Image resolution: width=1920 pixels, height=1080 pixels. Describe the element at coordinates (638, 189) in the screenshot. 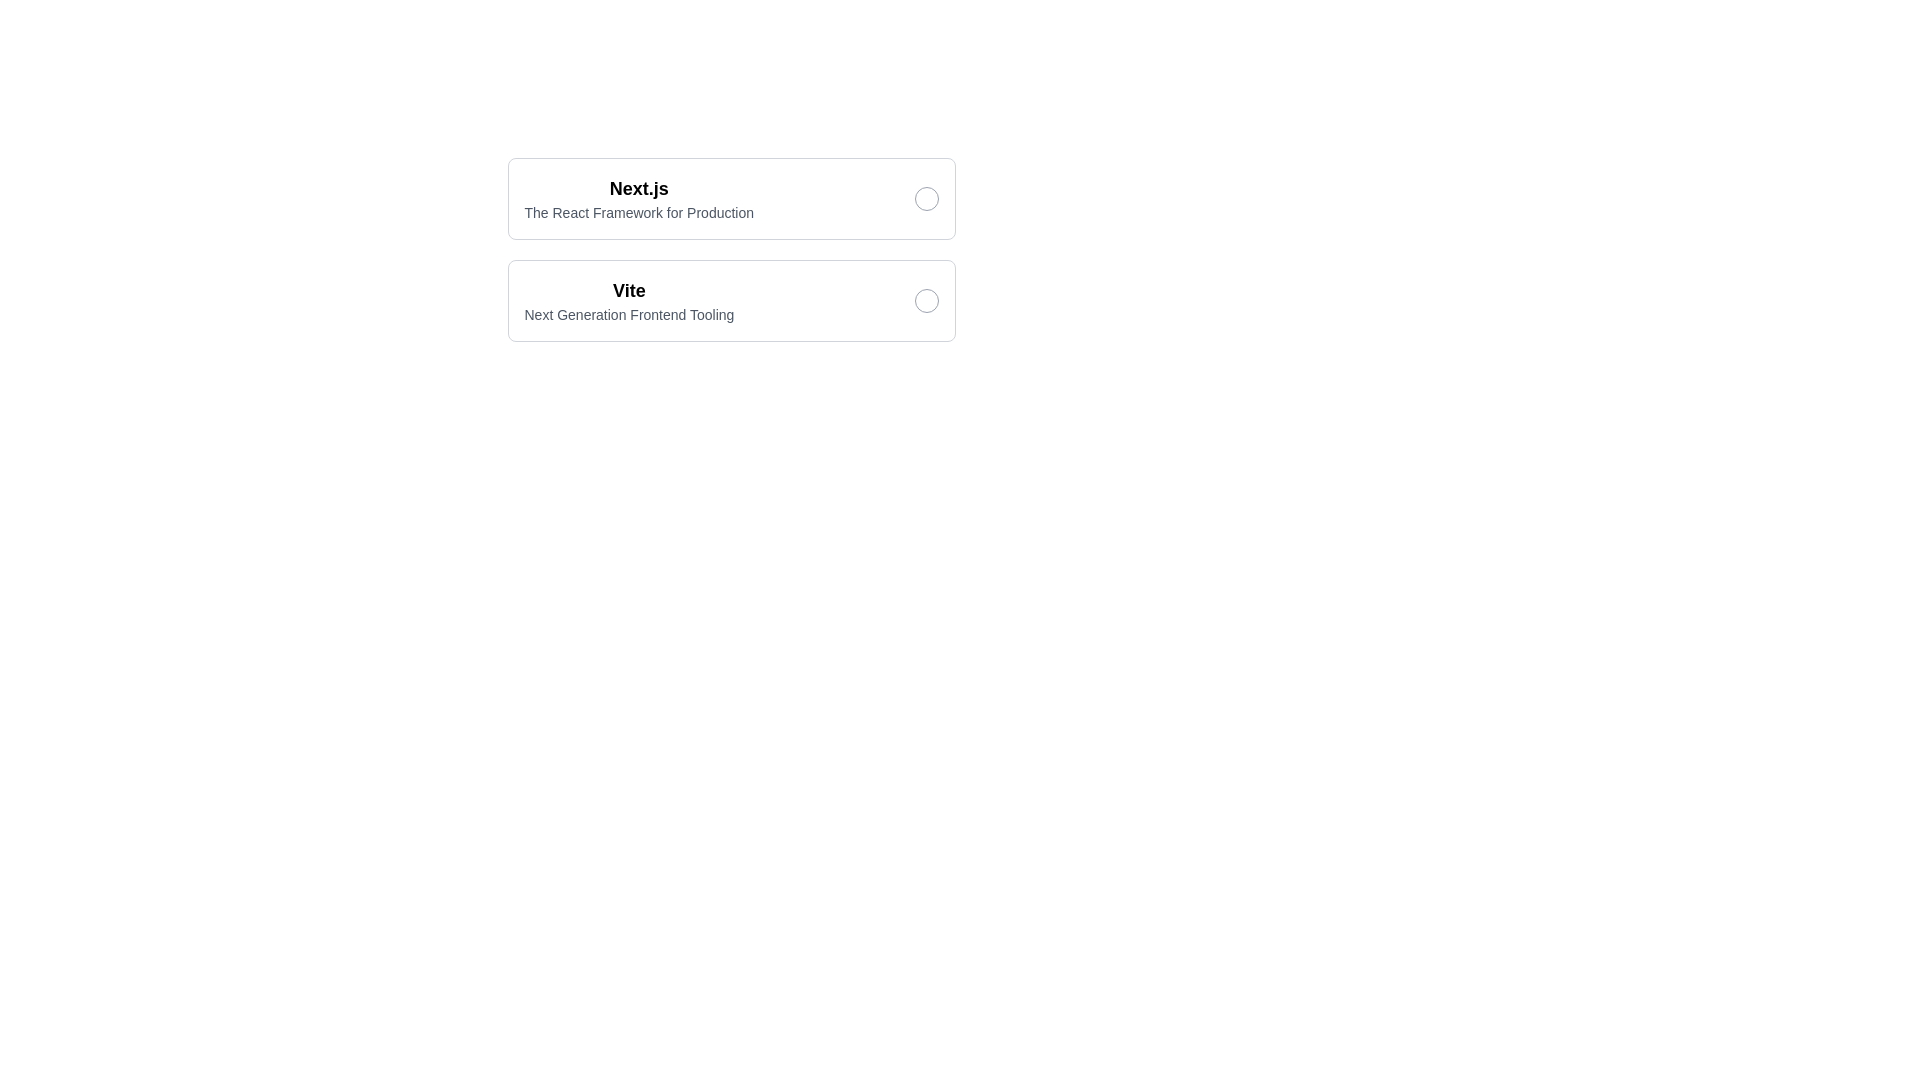

I see `text content of the heading displaying 'Next.js', which is styled with 'text-lg font-semibold' and is located above the description 'The React Framework for Production'` at that location.